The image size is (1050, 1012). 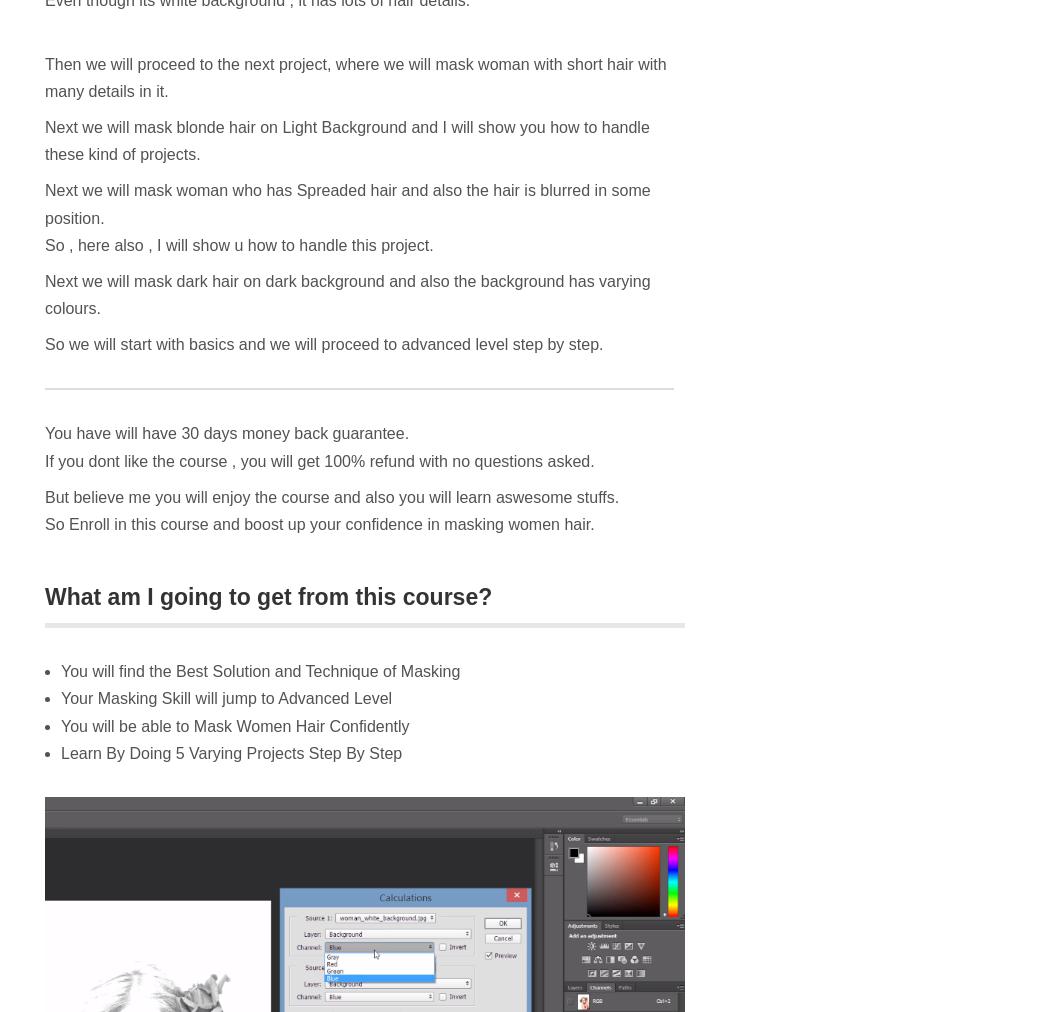 What do you see at coordinates (260, 671) in the screenshot?
I see `'You will find the Best Solution and Technique of Masking'` at bounding box center [260, 671].